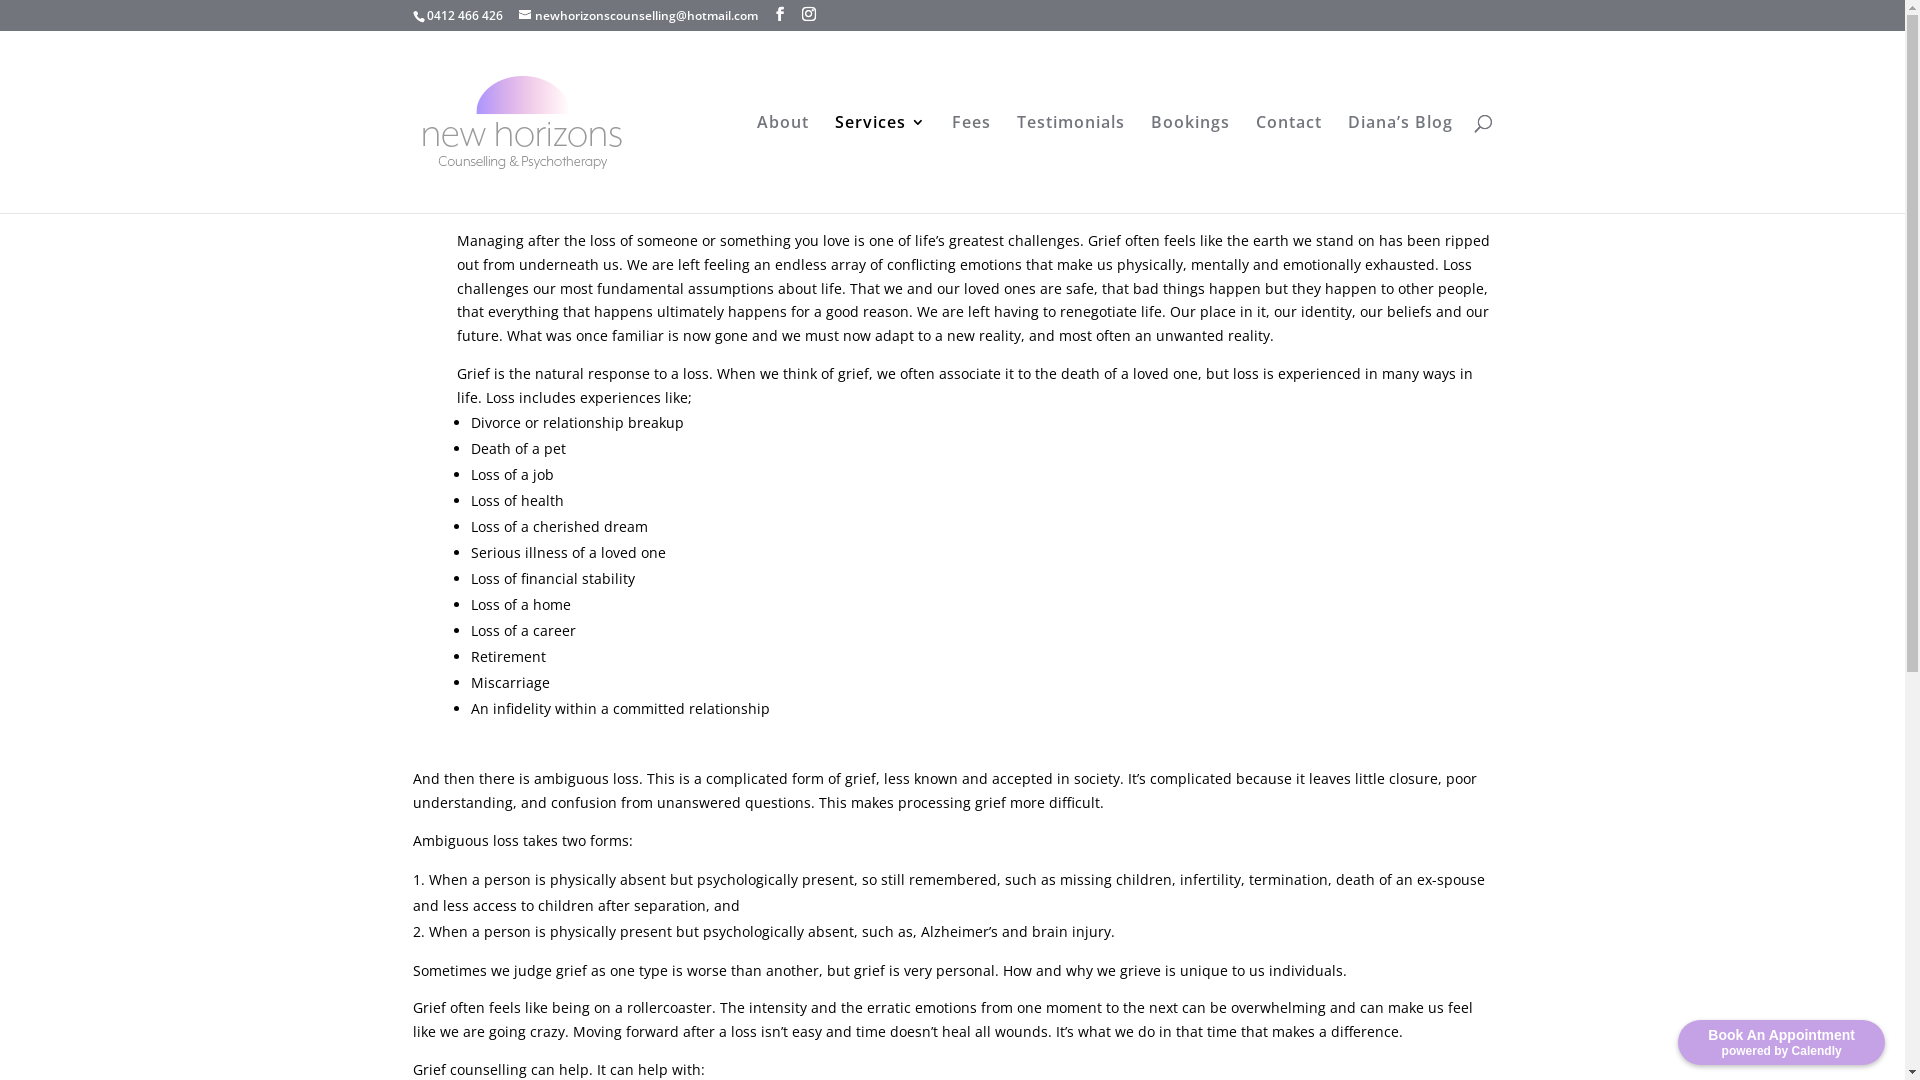 Image resolution: width=1920 pixels, height=1080 pixels. Describe the element at coordinates (971, 163) in the screenshot. I see `'Fees'` at that location.